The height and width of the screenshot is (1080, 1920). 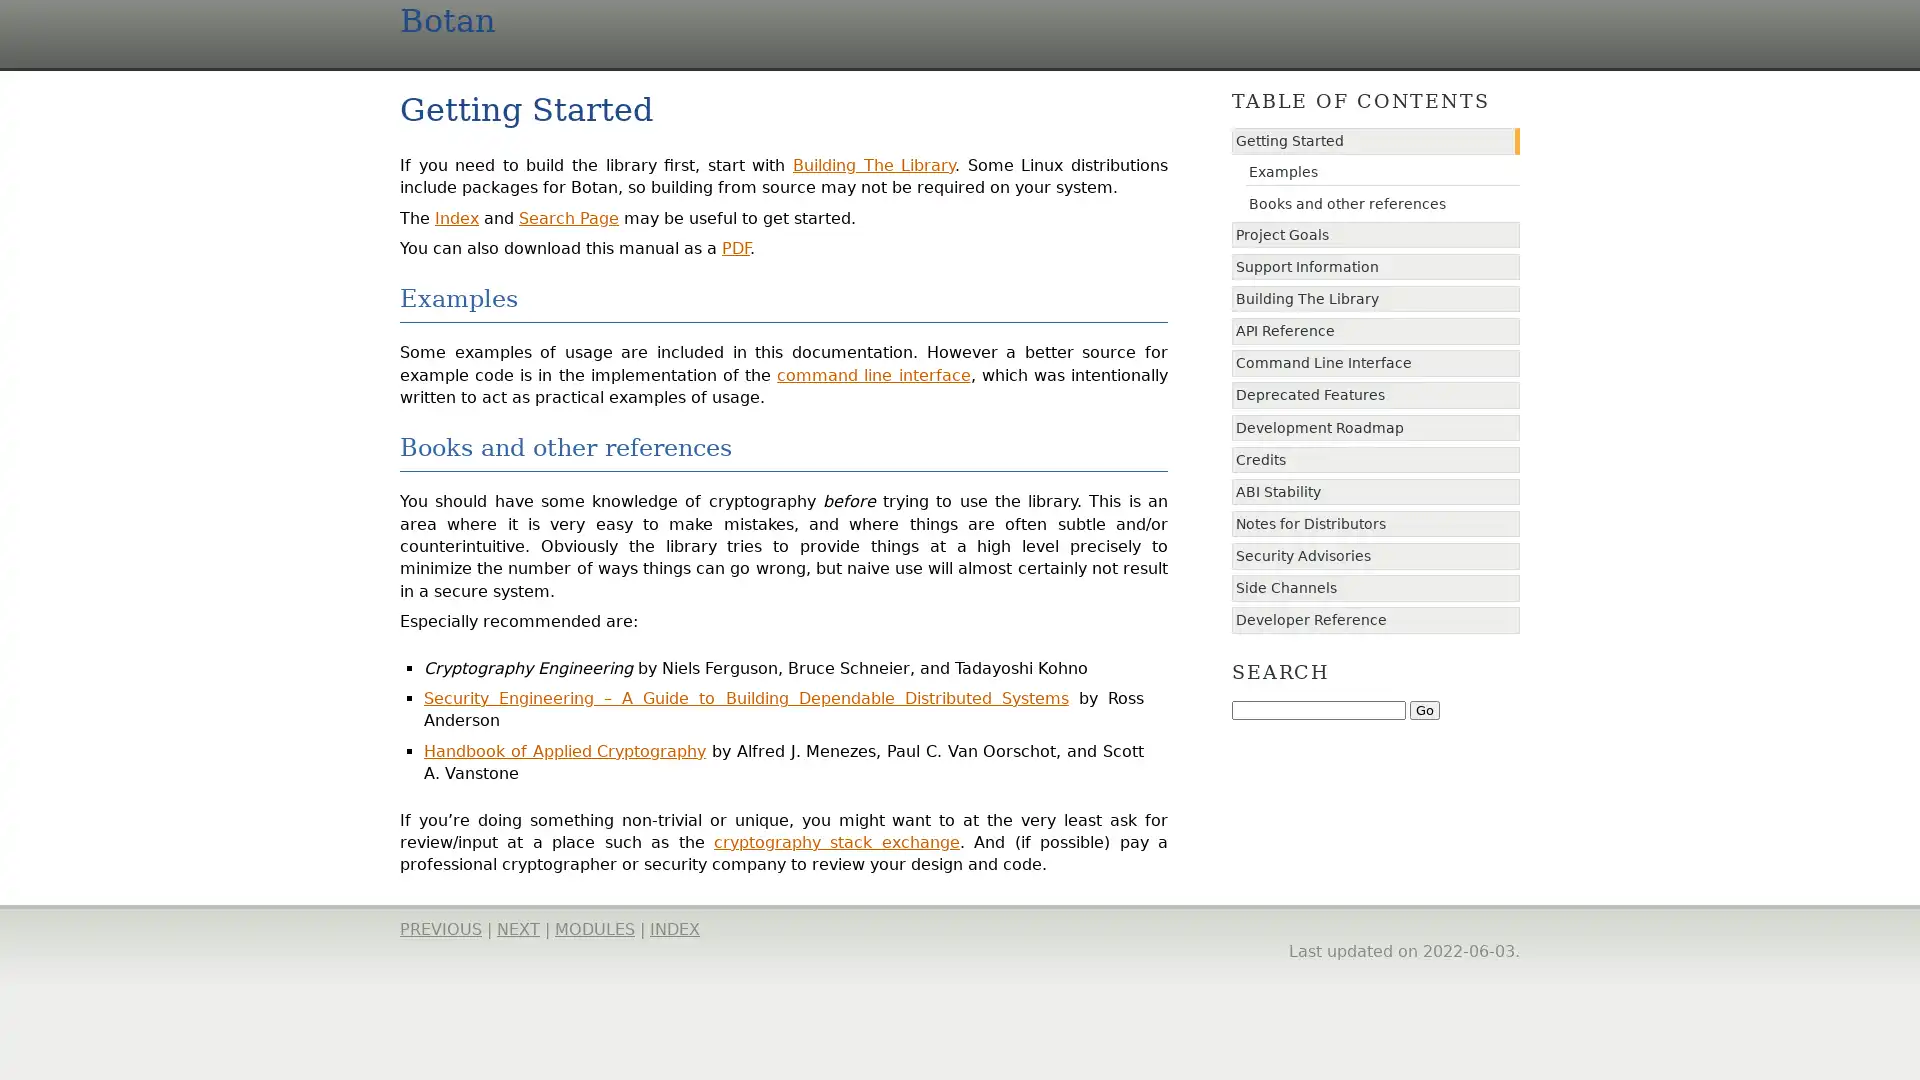 I want to click on Go, so click(x=1424, y=709).